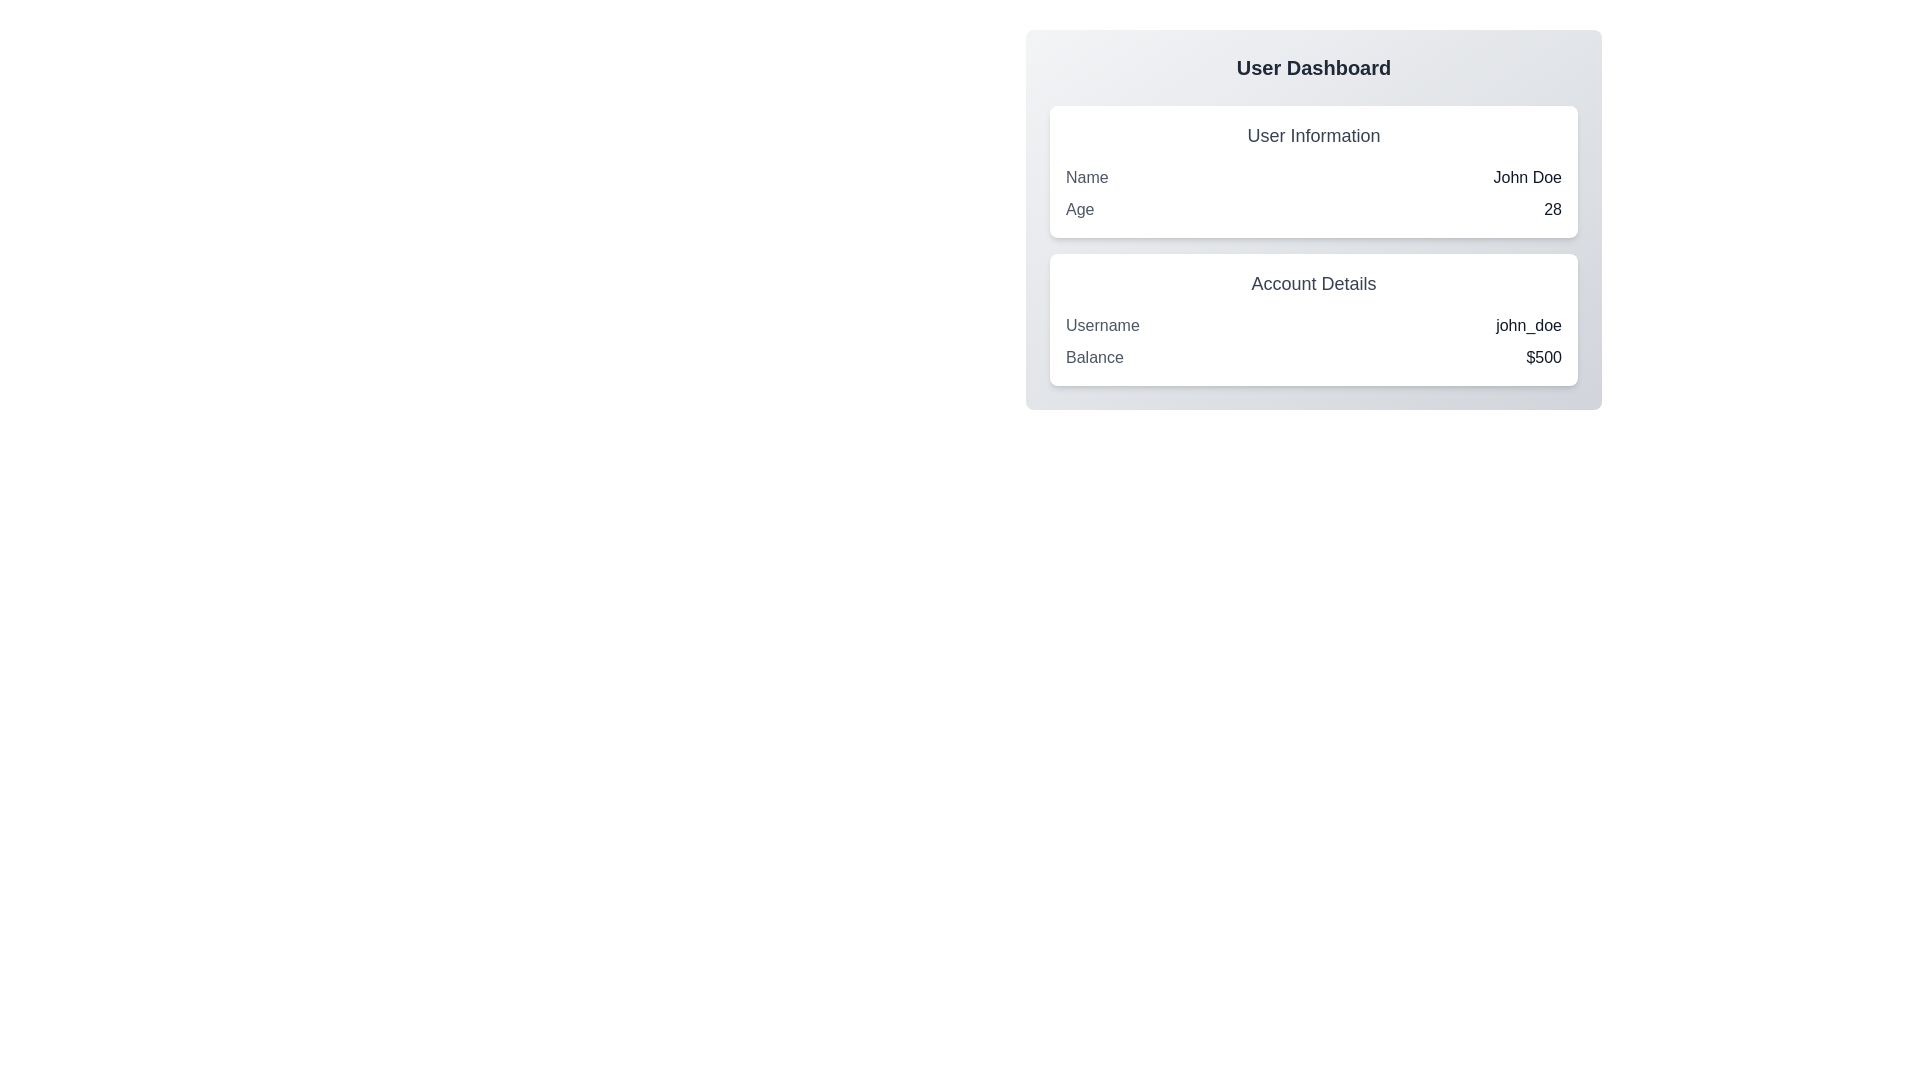  Describe the element at coordinates (1314, 135) in the screenshot. I see `the title label for the 'User Information' section, which is positioned centrally above the 'Name' and 'Age' data elements` at that location.